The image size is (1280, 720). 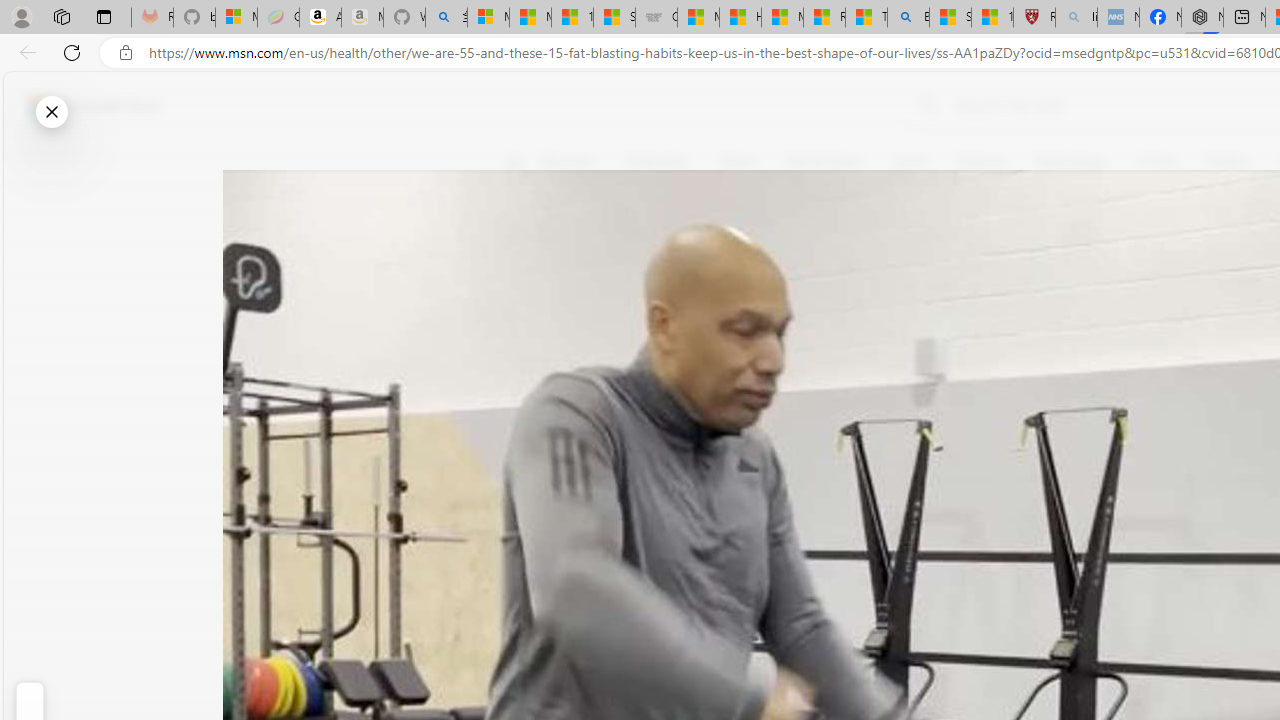 I want to click on 'Combat Siege', so click(x=656, y=17).